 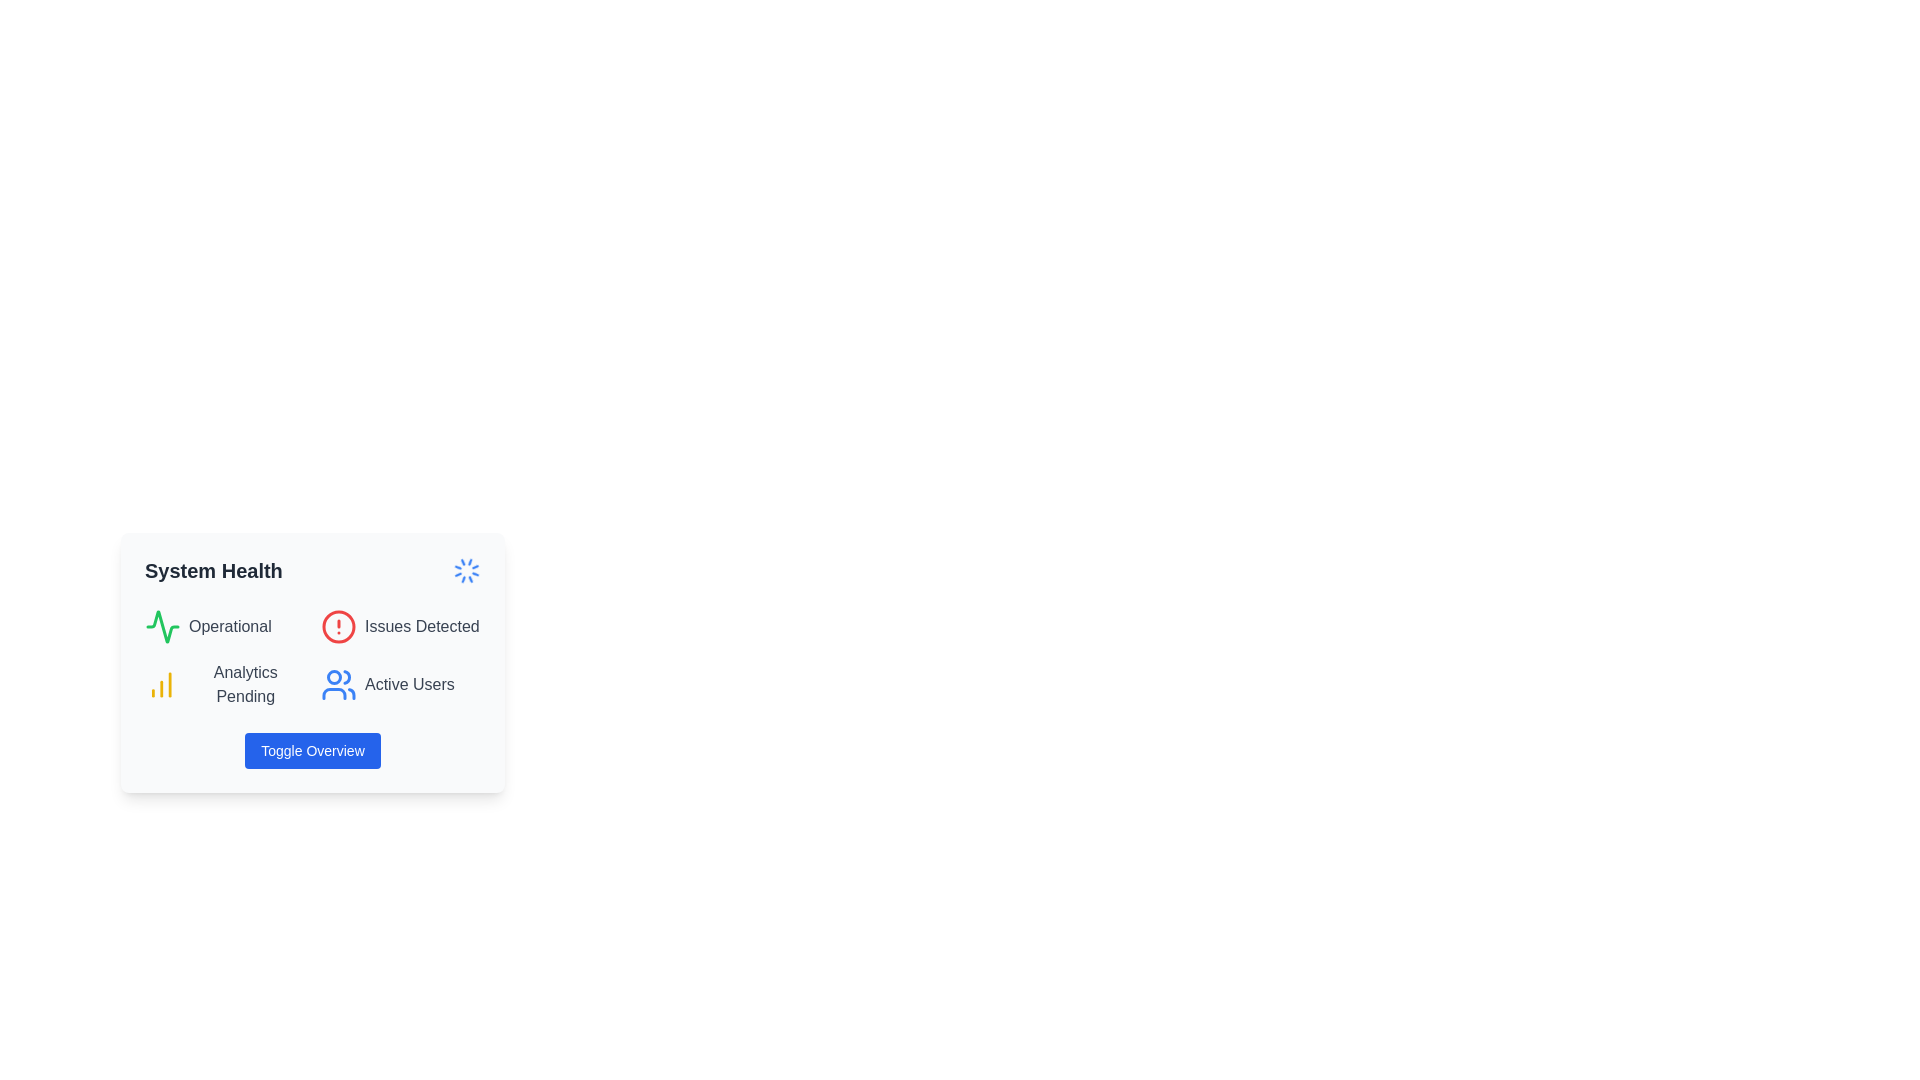 What do you see at coordinates (244, 684) in the screenshot?
I see `the Static text label displaying 'Analytics Pending' which is located at the bottom left of the 'System Health' card, below the 'Operational' status` at bounding box center [244, 684].